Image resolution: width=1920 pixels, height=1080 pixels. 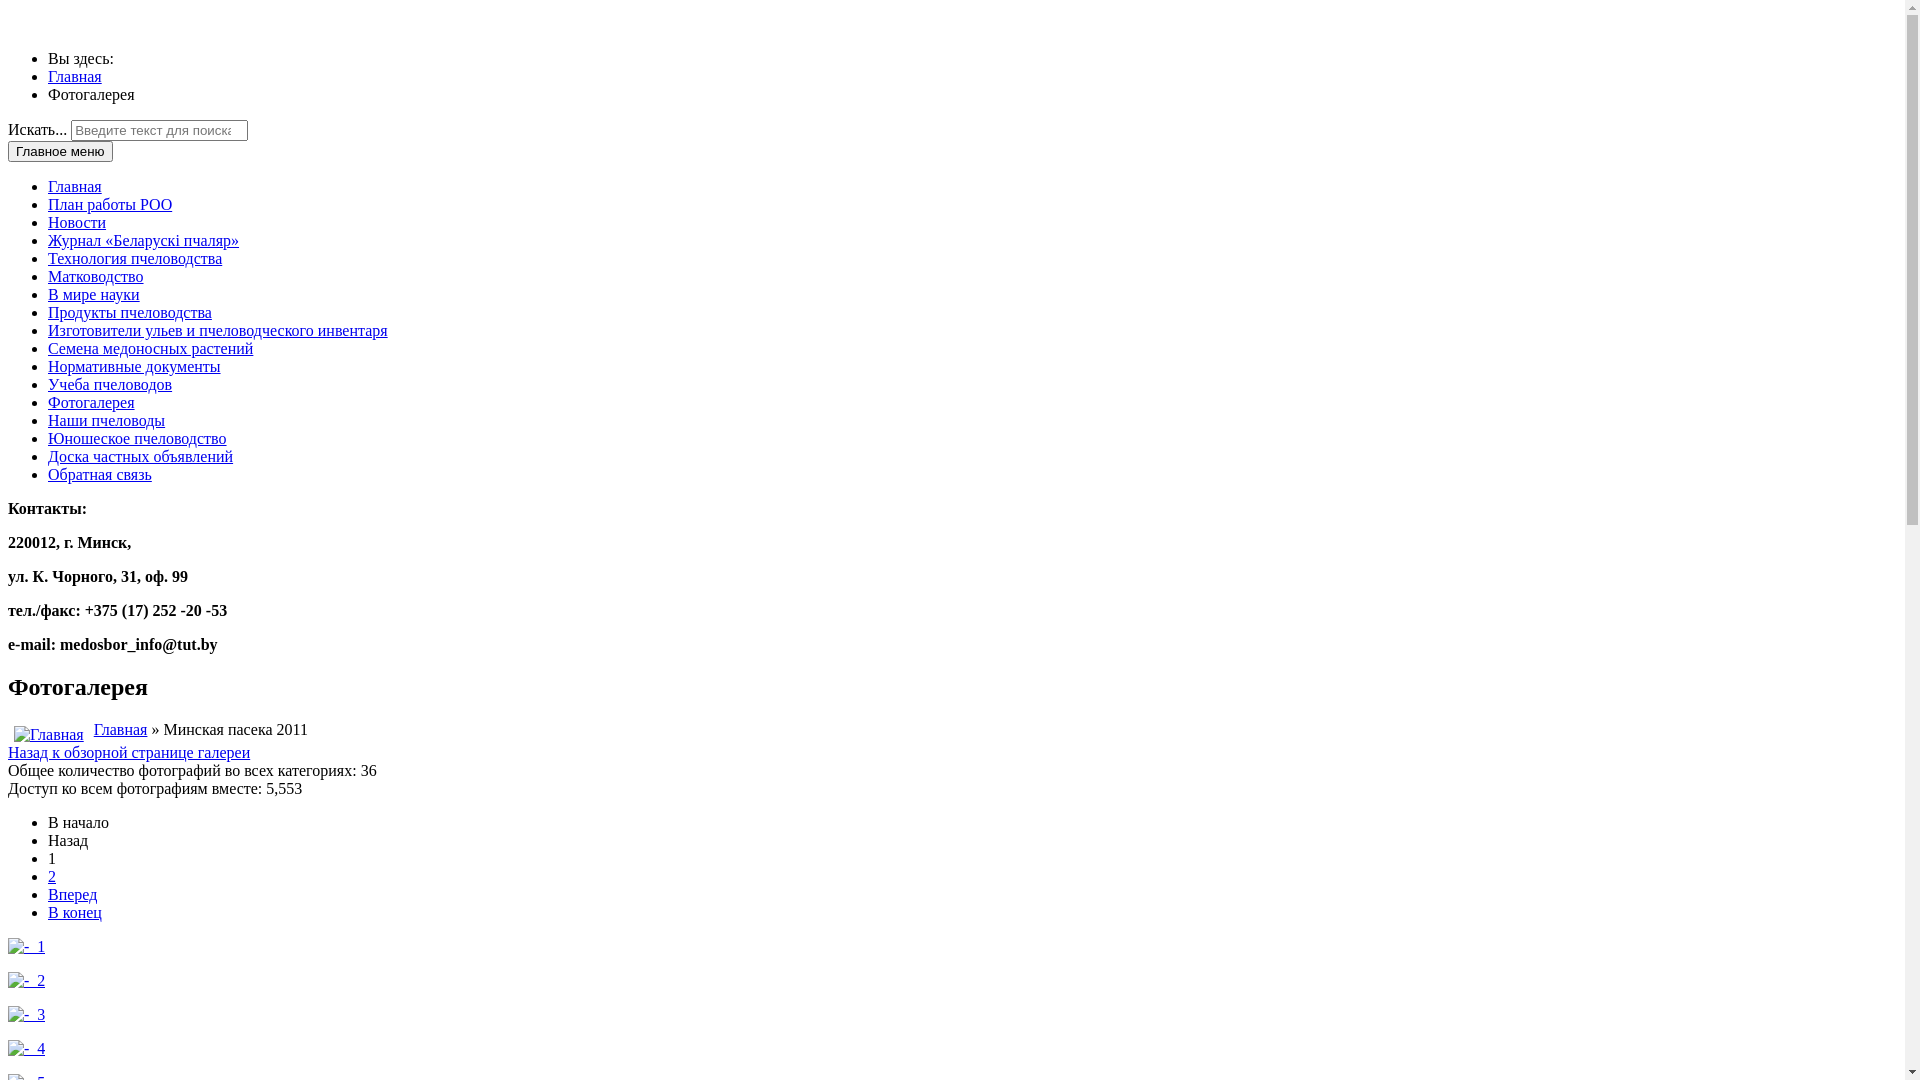 What do you see at coordinates (26, 1047) in the screenshot?
I see `'-_4'` at bounding box center [26, 1047].